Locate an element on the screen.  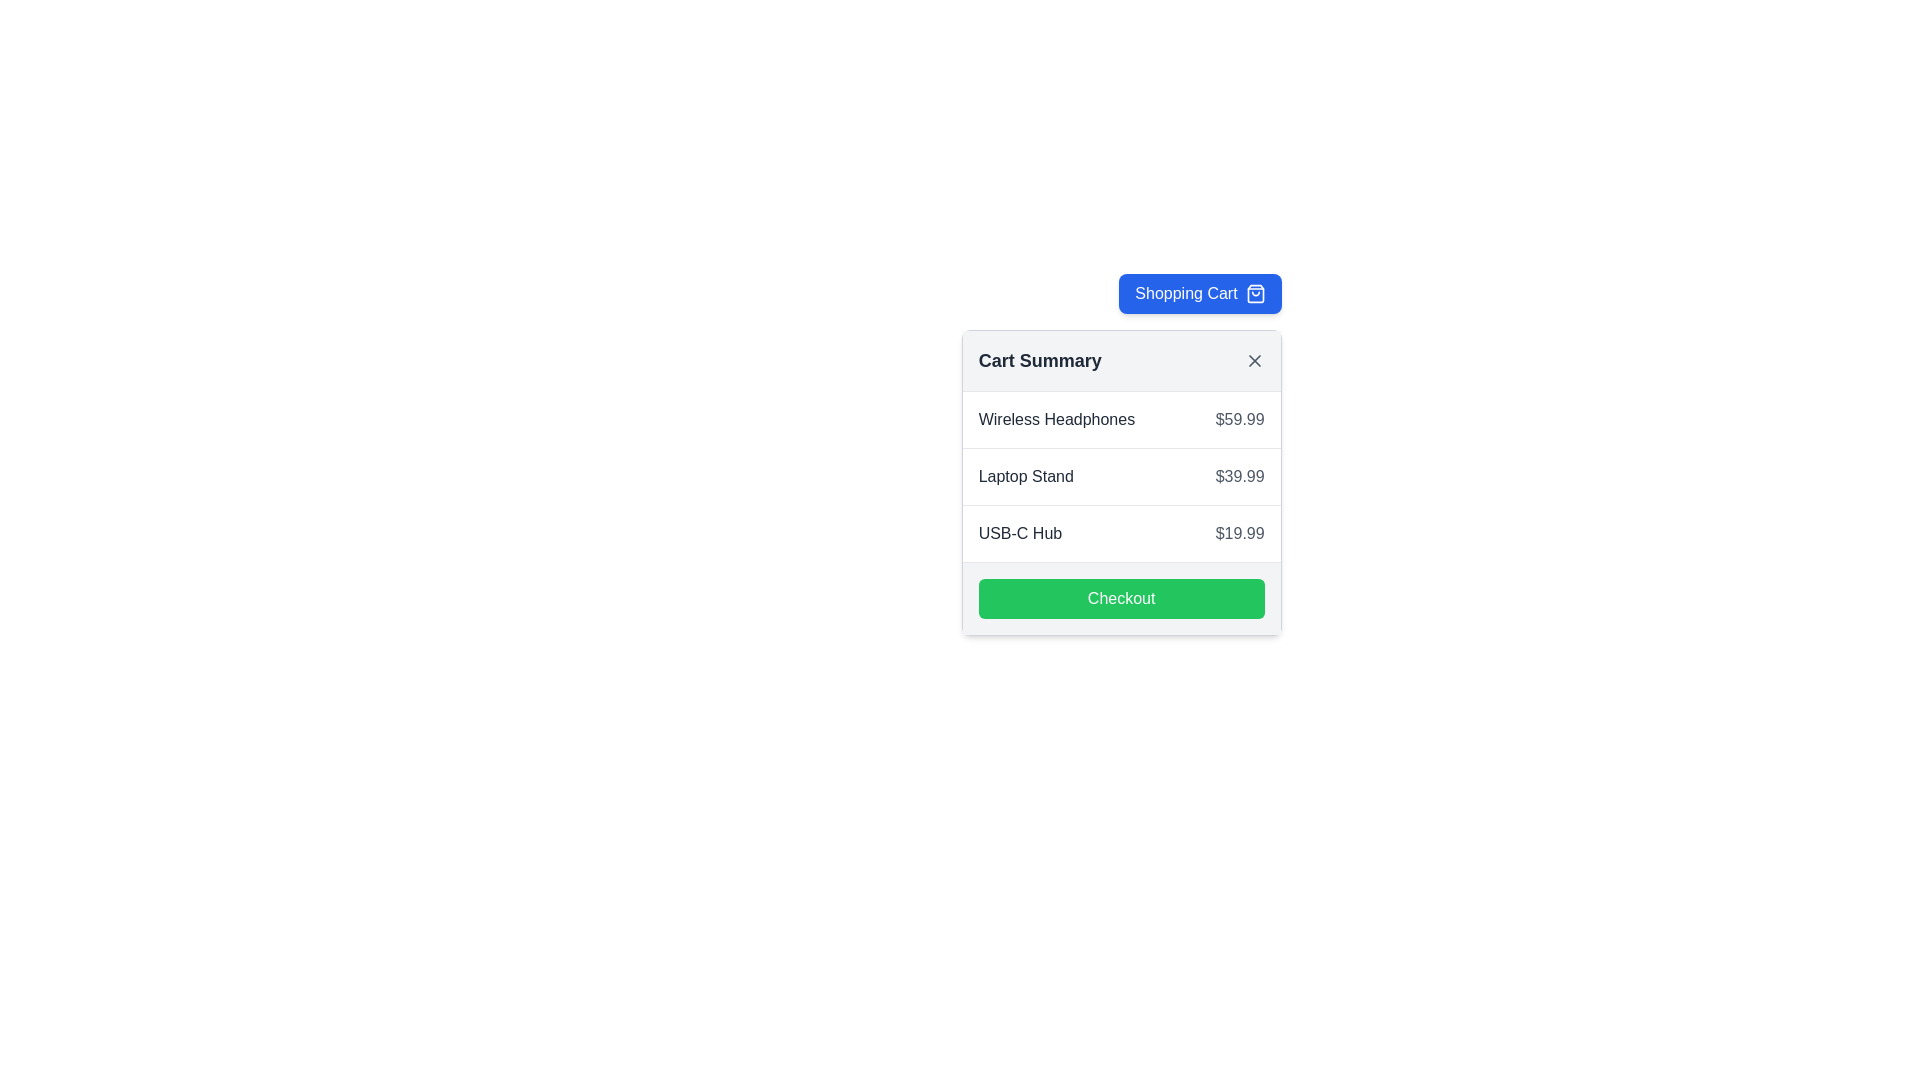
the shopping bag icon, which is the main outline within the 'Shopping Cart' button located at the top-right corner of the cart summary dialog is located at coordinates (1254, 293).